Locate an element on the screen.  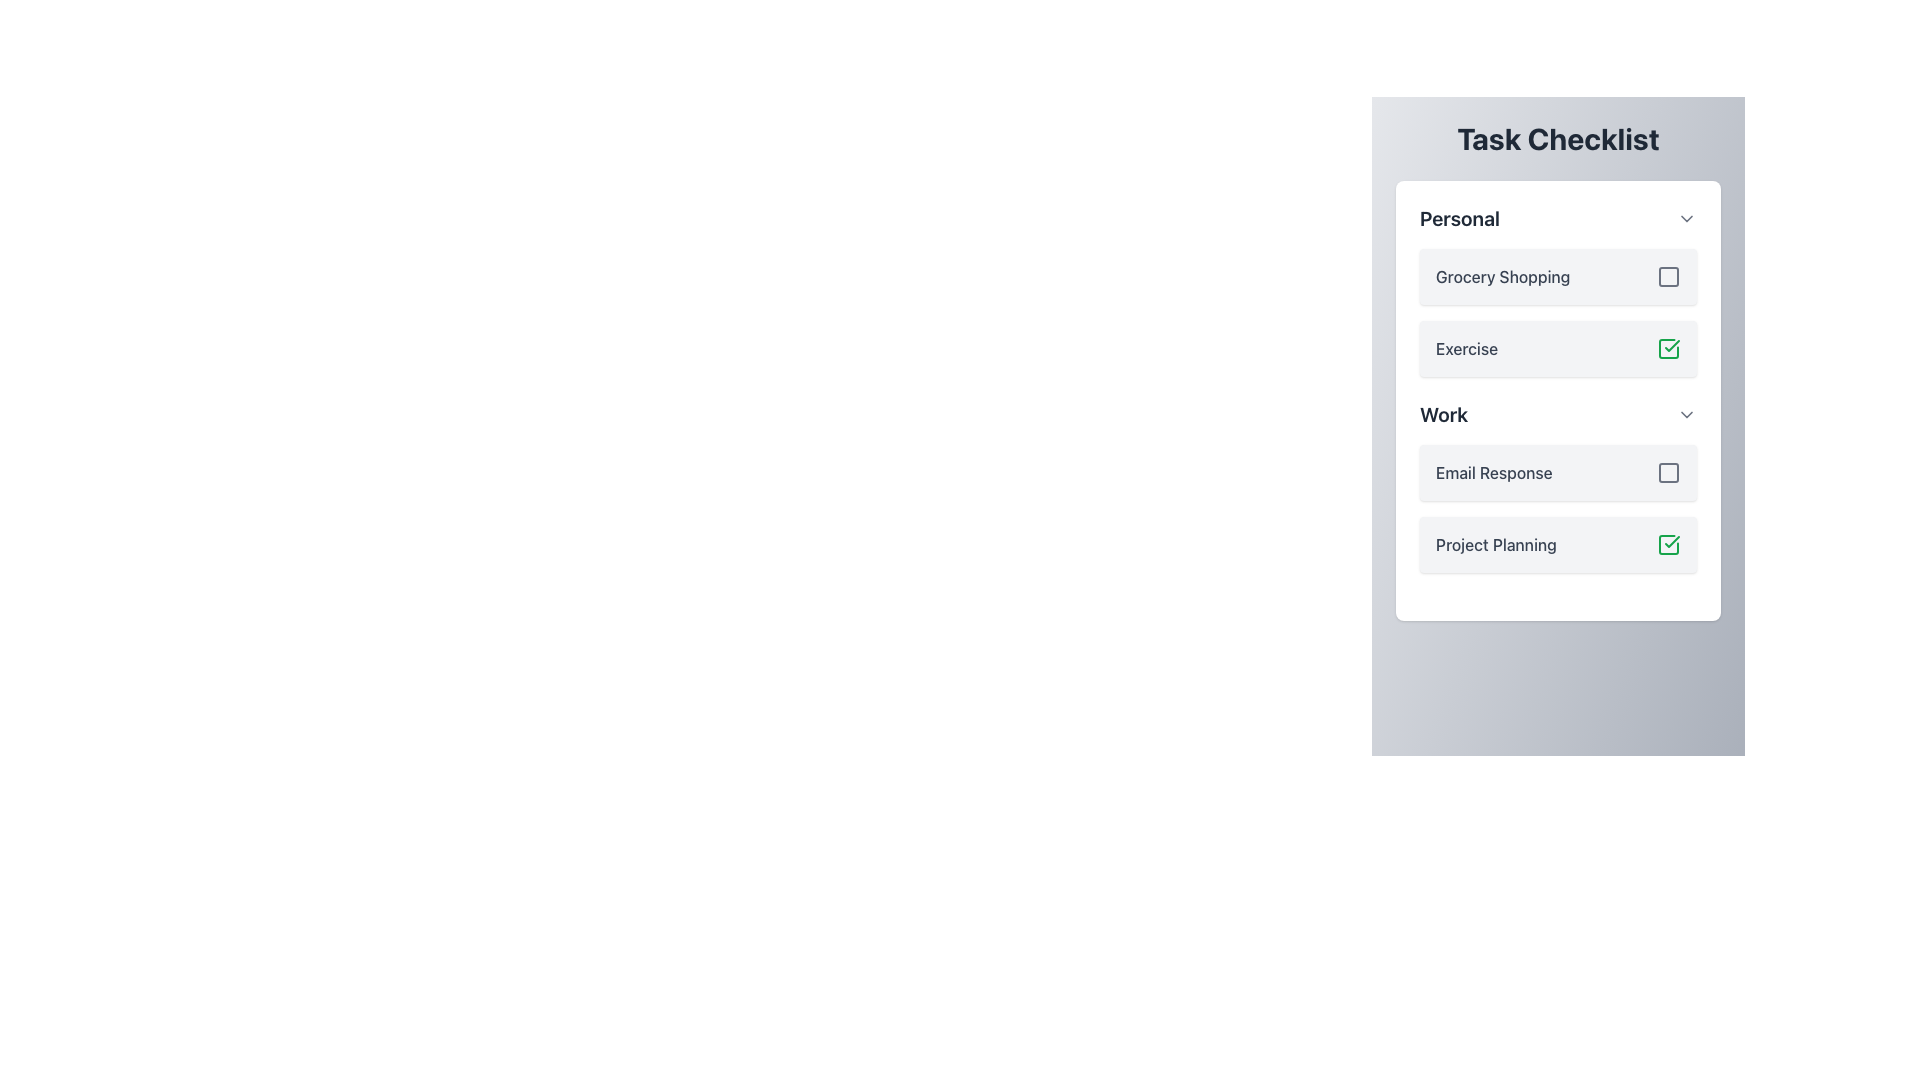
descriptive label for the task entry 'Project Planning' located on the left side of the 'Work' section in the checklist interface is located at coordinates (1496, 544).